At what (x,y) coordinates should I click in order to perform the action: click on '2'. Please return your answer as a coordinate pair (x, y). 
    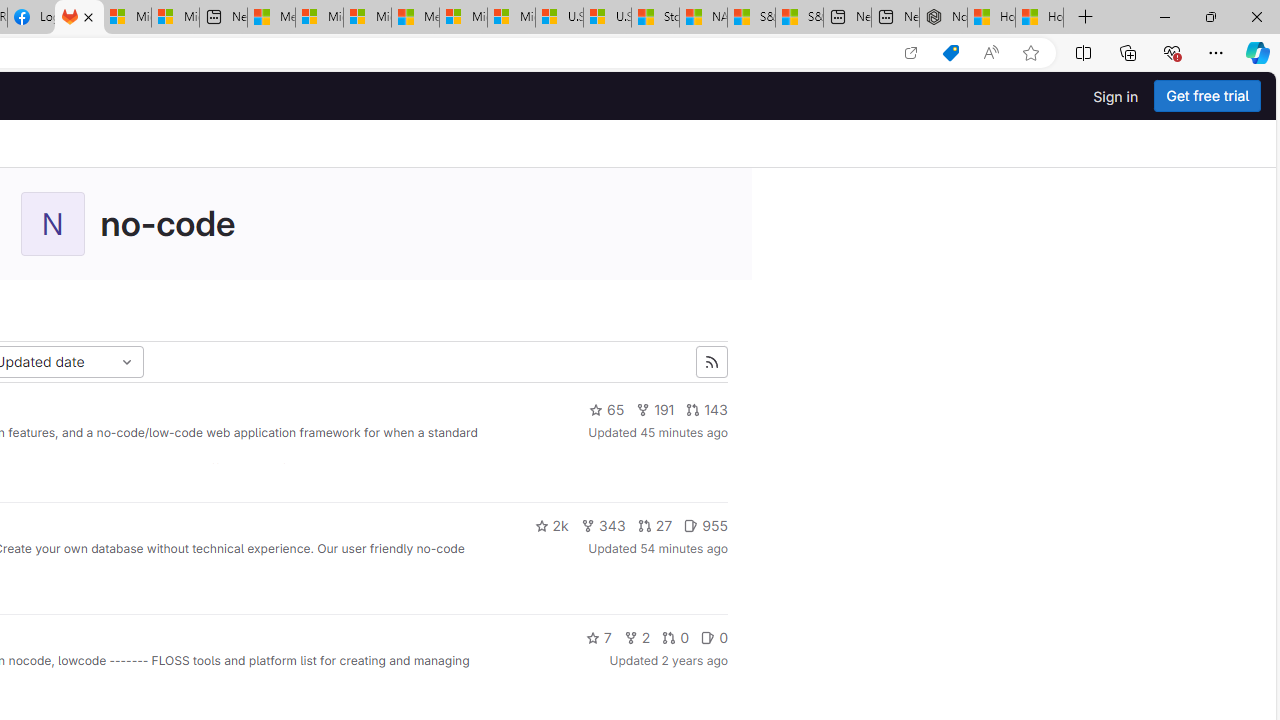
    Looking at the image, I should click on (636, 637).